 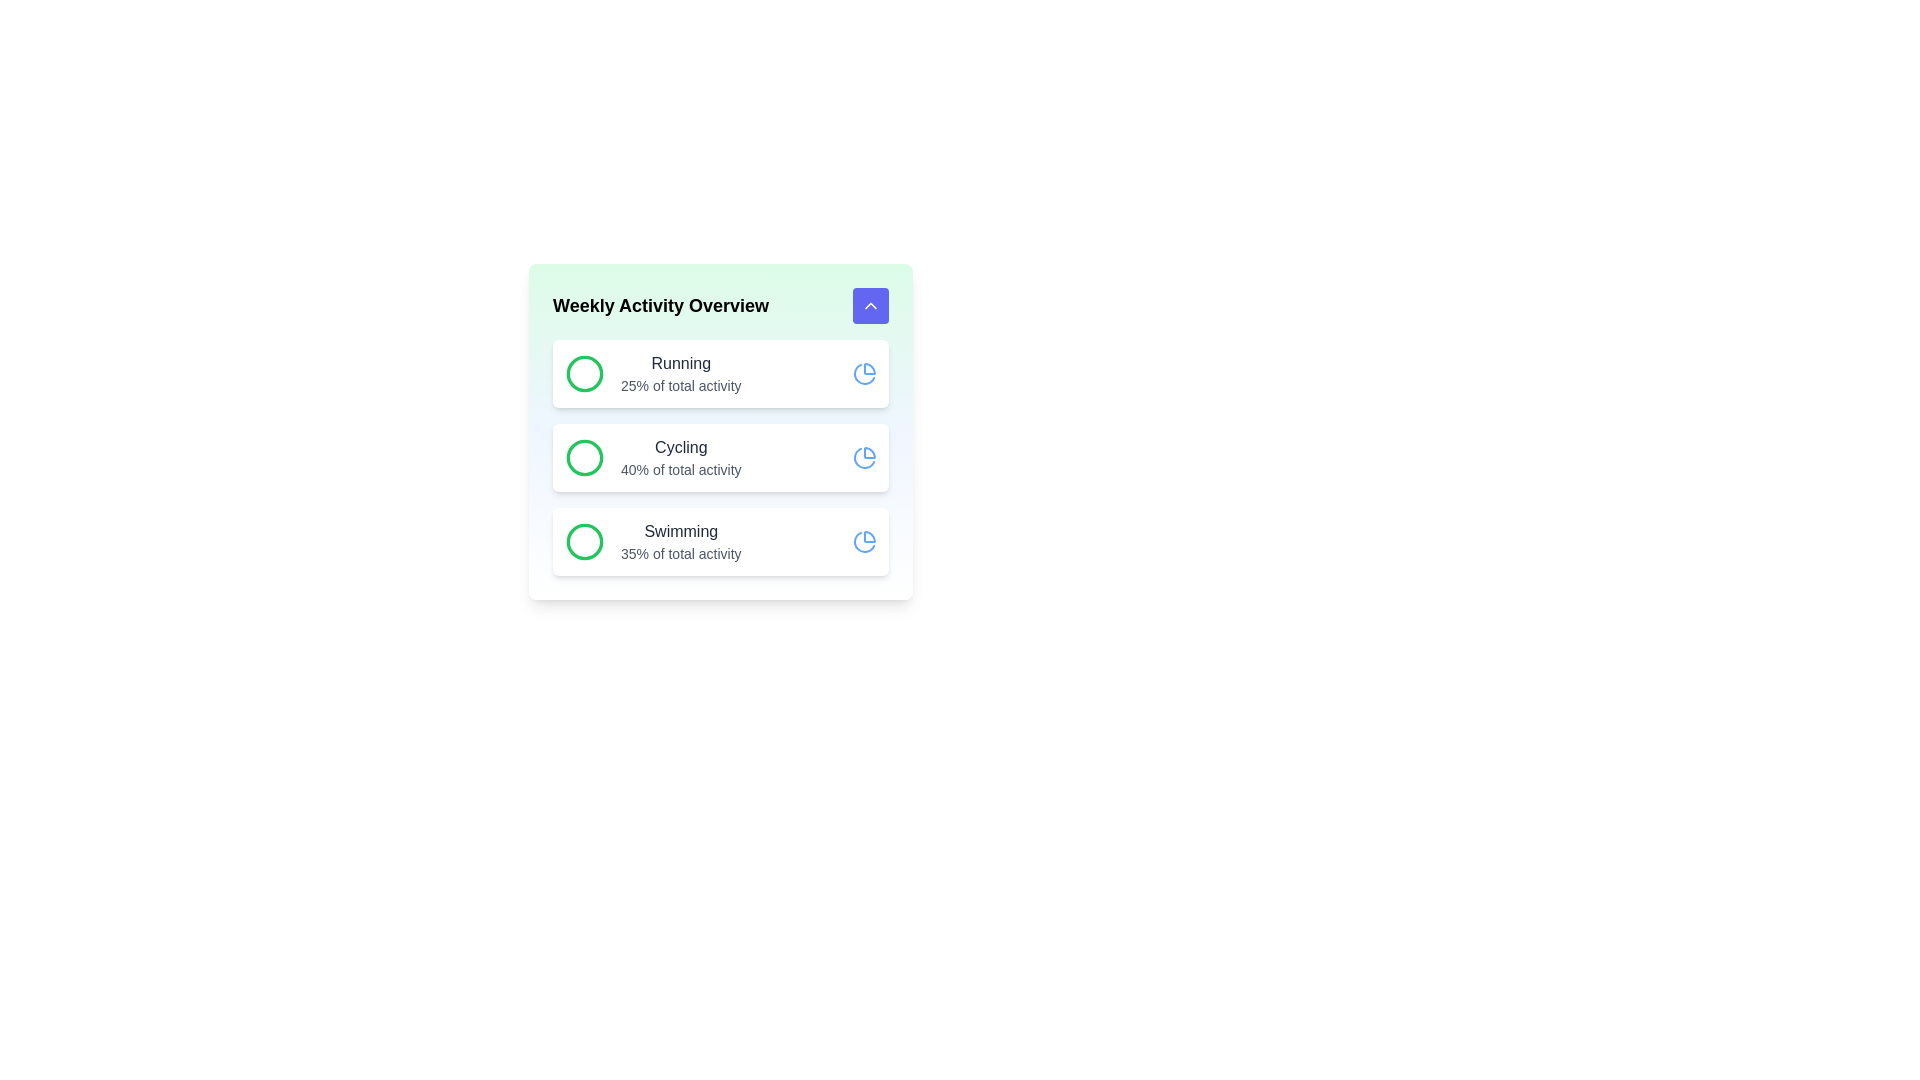 I want to click on the upper-right quarter-circle section of the pie chart icon, which is styled with a blue stroke and located to the right of the 'Weekly Activity Overview' heading, so click(x=869, y=369).